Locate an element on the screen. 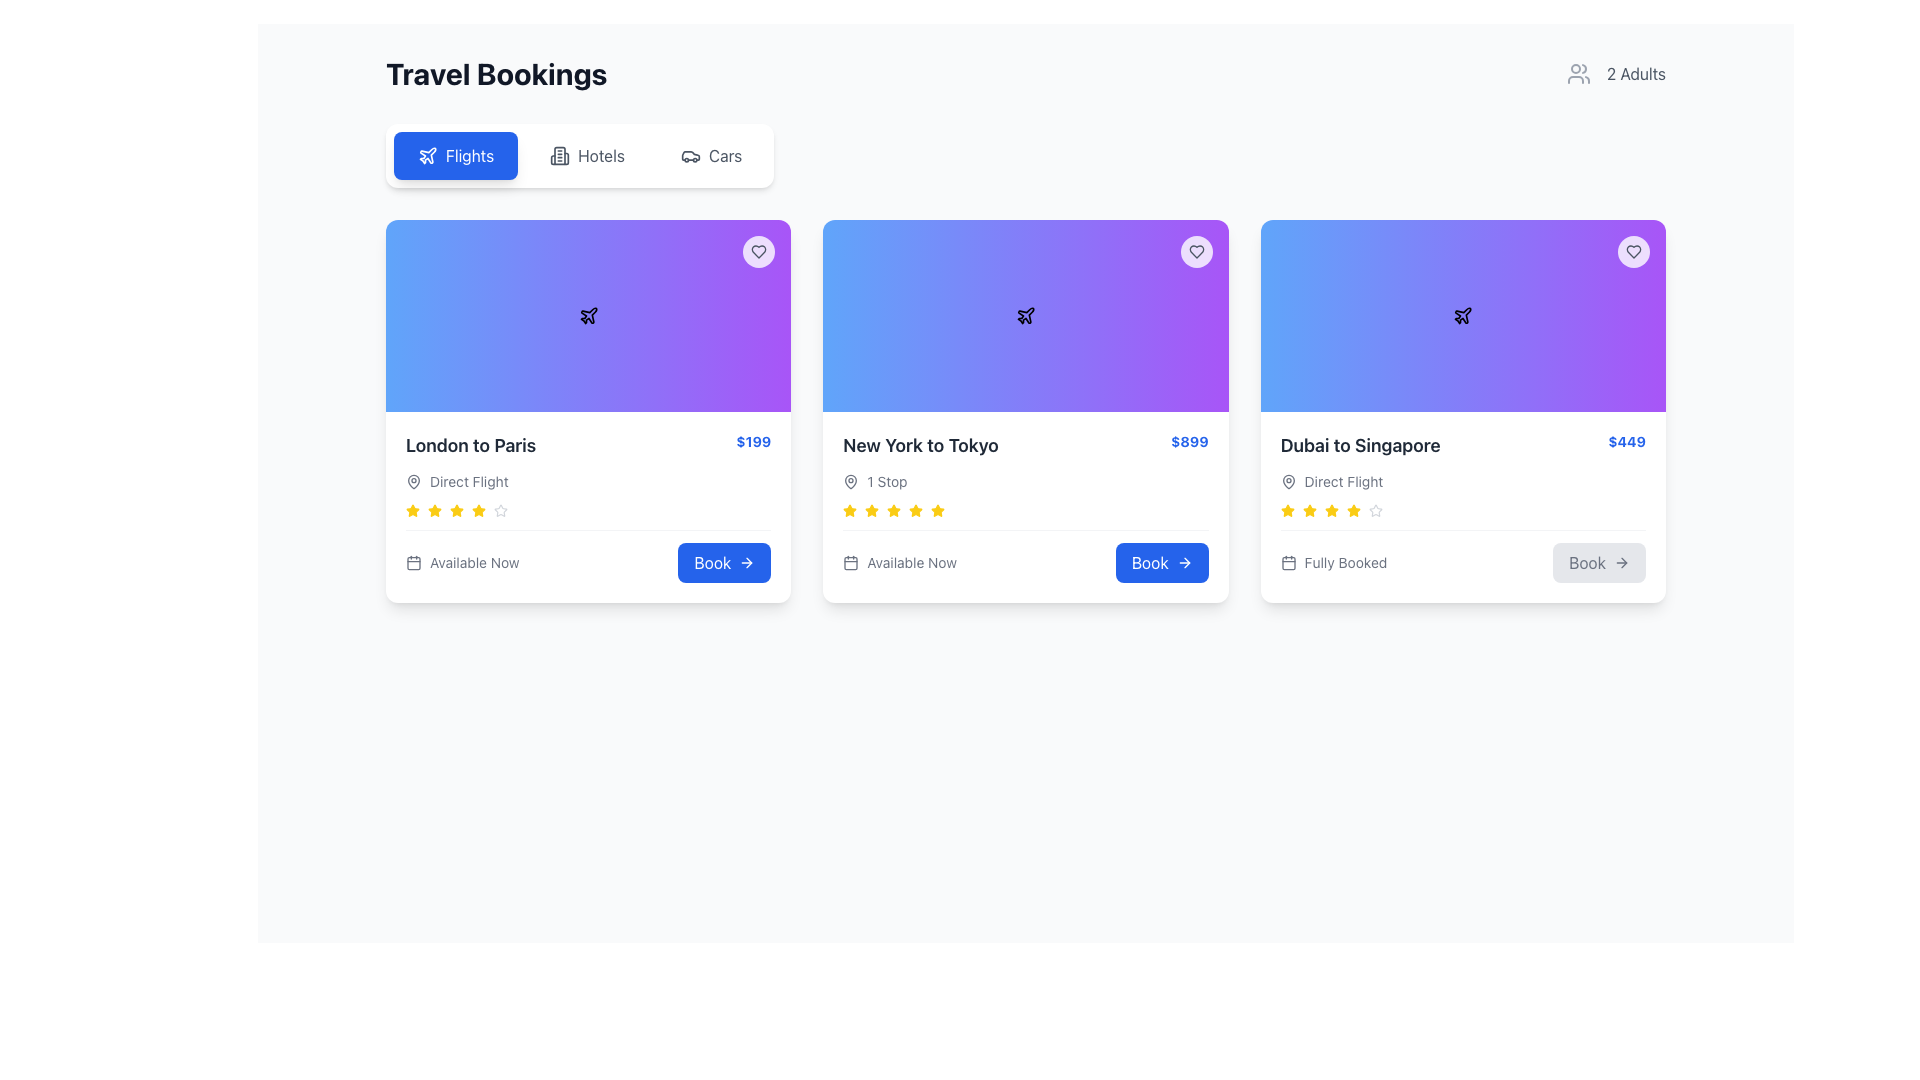 The image size is (1920, 1080). the calendar icon located left of the text 'Fully Booked' in the bottom section of the 'Dubai to Singapore' card is located at coordinates (1288, 563).